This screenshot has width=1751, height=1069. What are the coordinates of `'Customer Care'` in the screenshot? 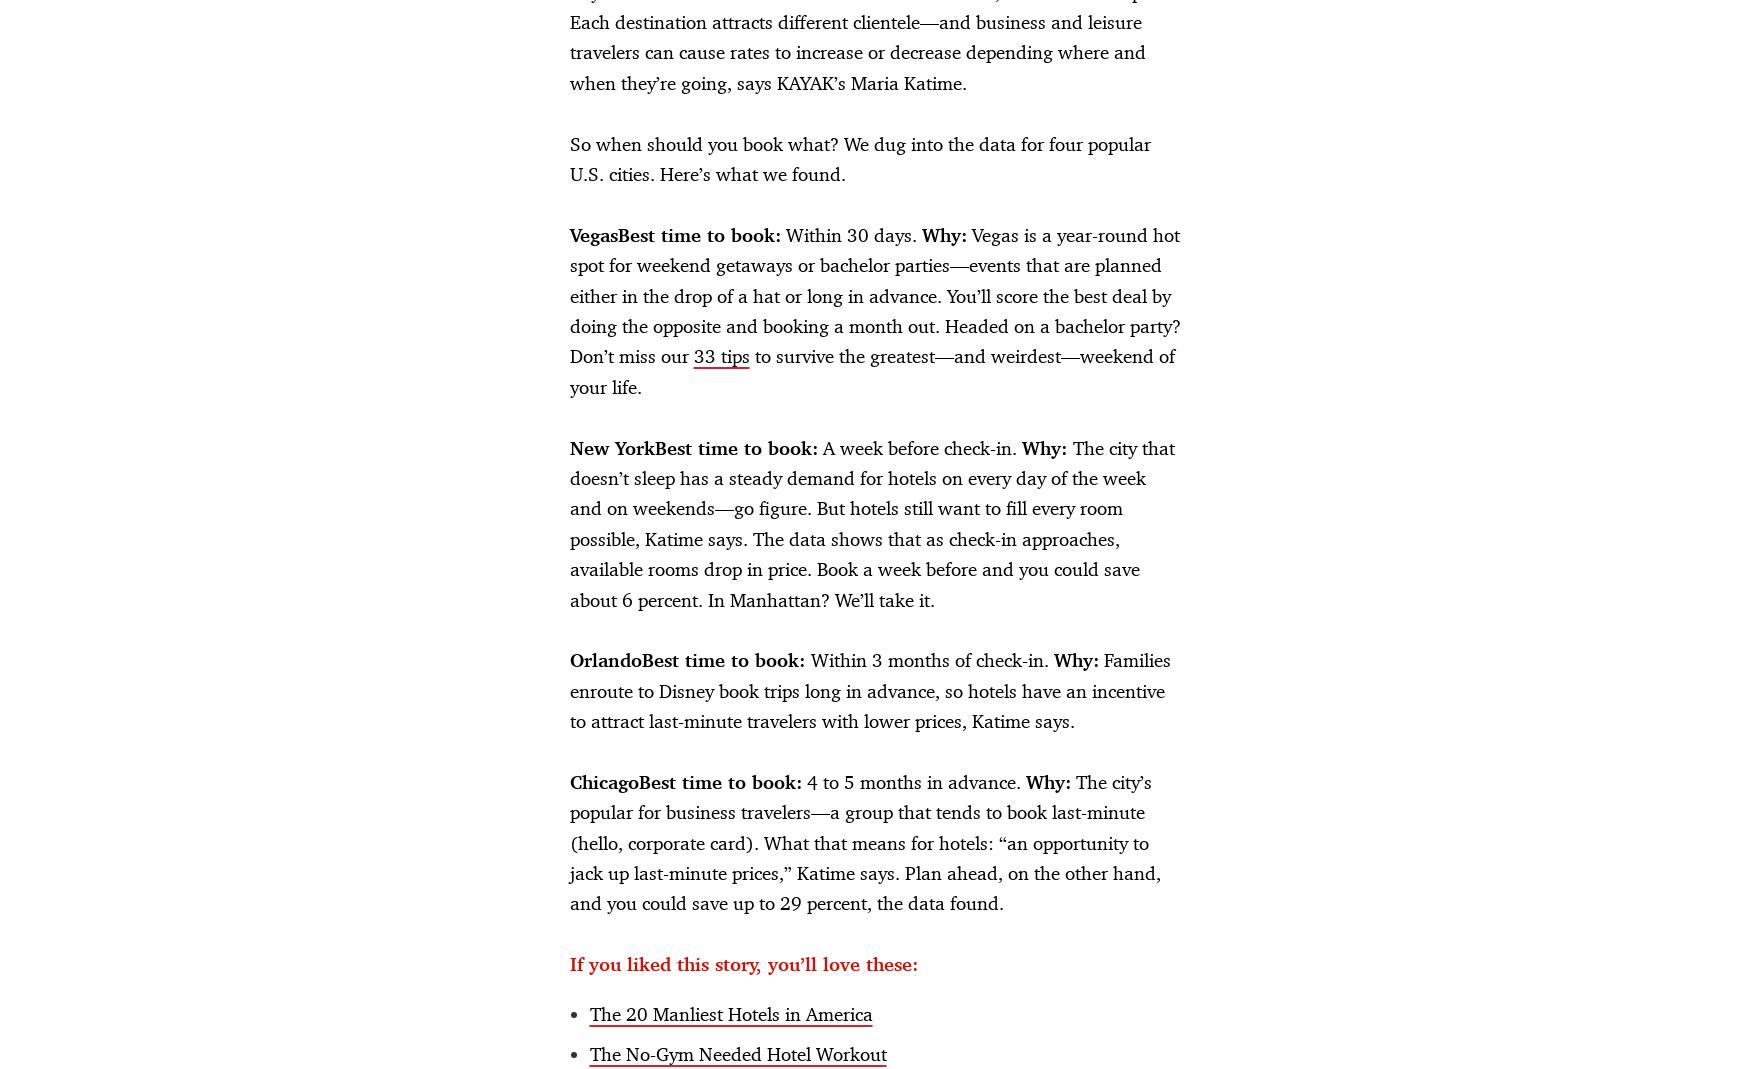 It's located at (925, 726).